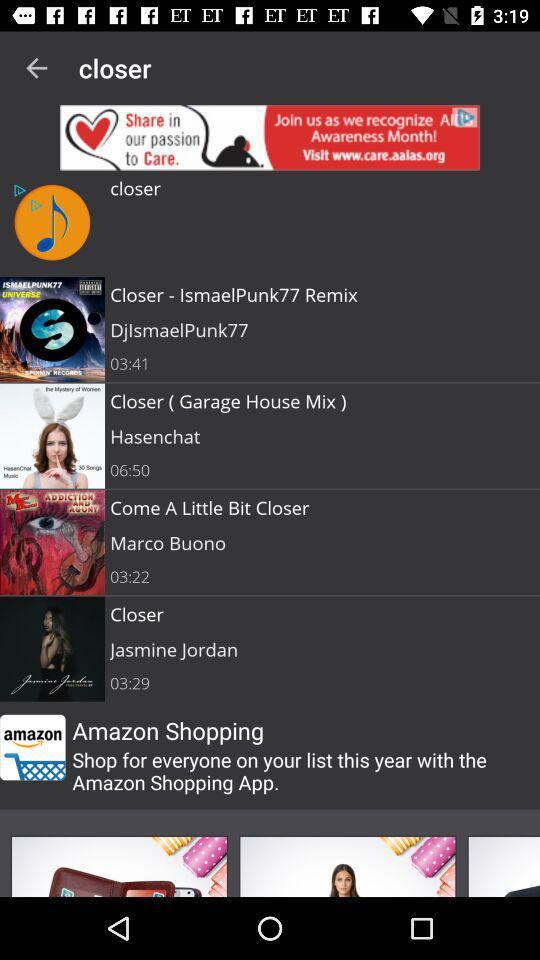  I want to click on advertisement page, so click(119, 865).